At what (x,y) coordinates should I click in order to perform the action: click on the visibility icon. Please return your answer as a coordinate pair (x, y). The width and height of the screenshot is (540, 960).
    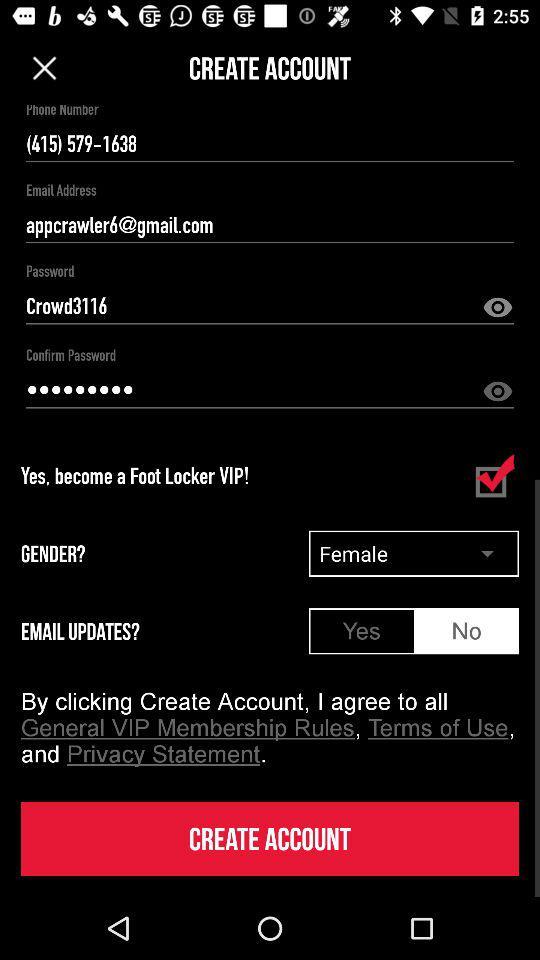
    Looking at the image, I should click on (496, 308).